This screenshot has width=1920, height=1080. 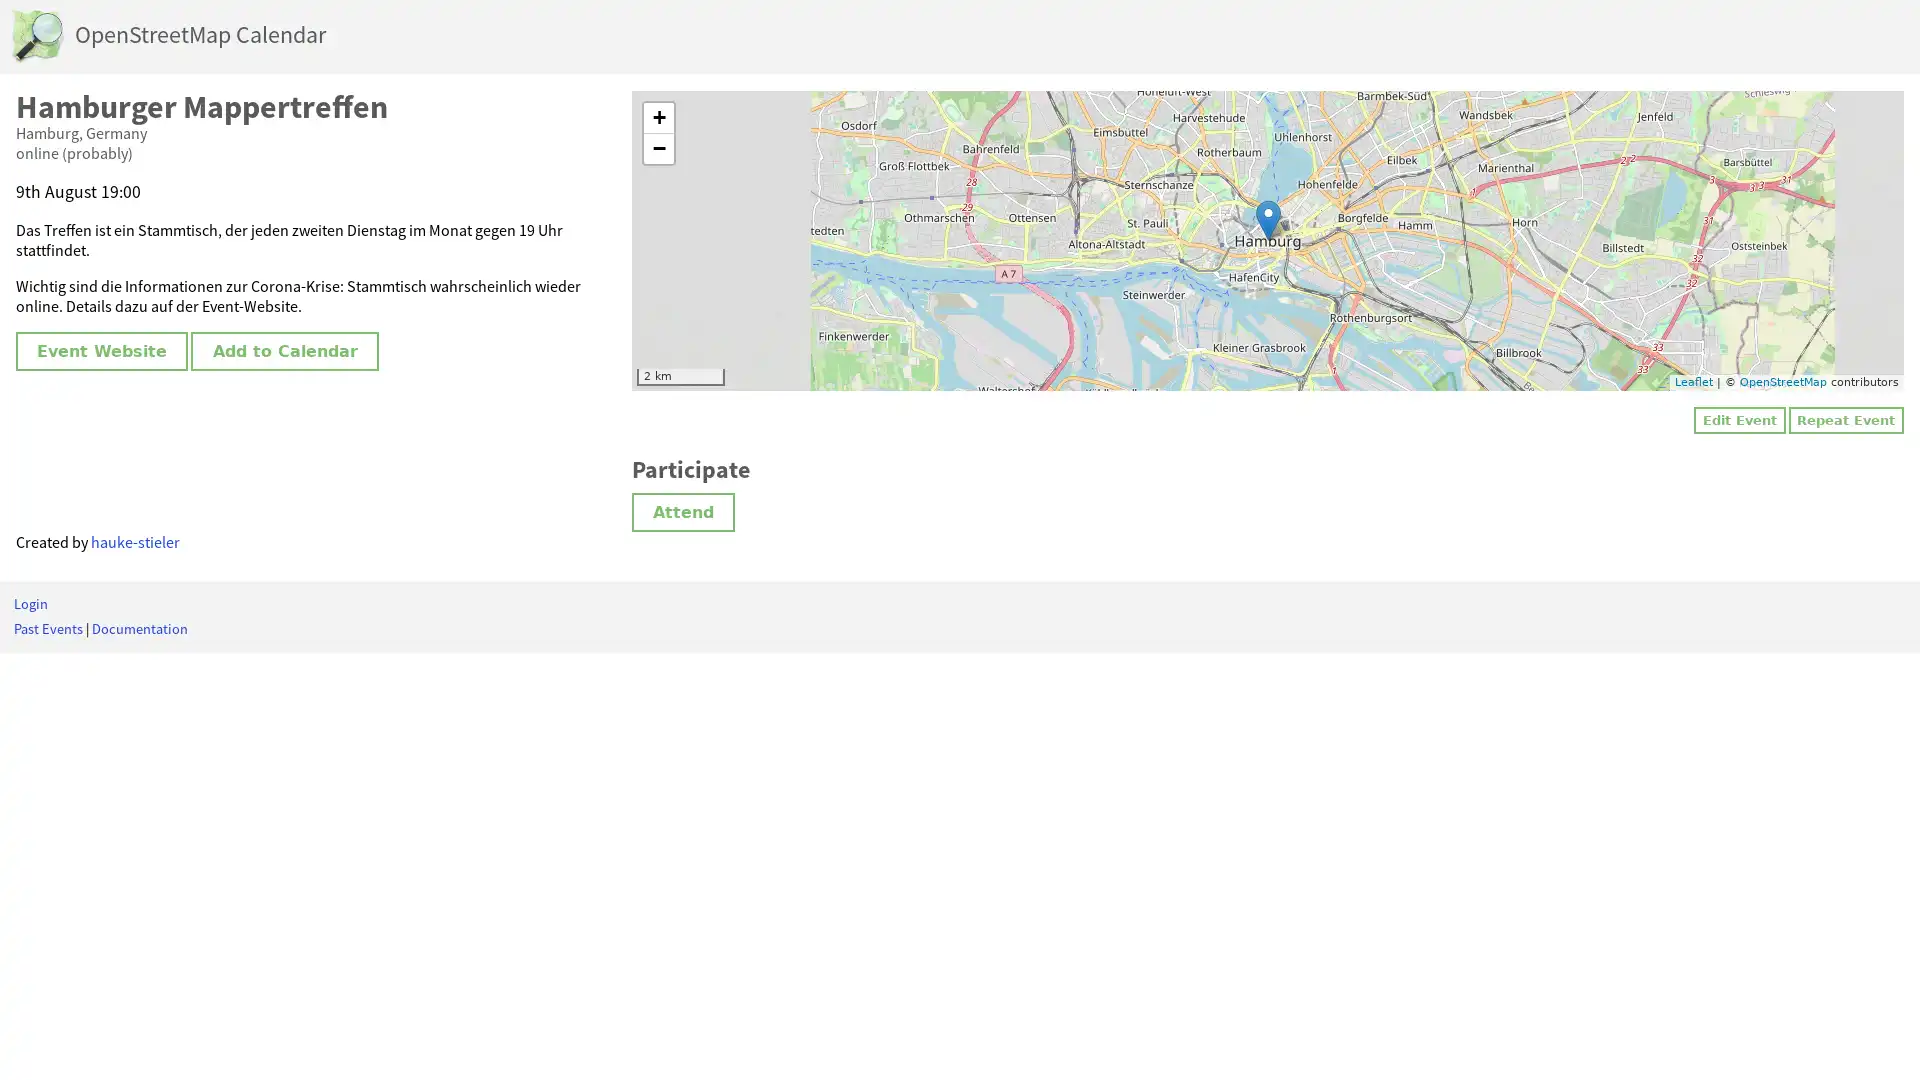 I want to click on Edit Event, so click(x=1738, y=419).